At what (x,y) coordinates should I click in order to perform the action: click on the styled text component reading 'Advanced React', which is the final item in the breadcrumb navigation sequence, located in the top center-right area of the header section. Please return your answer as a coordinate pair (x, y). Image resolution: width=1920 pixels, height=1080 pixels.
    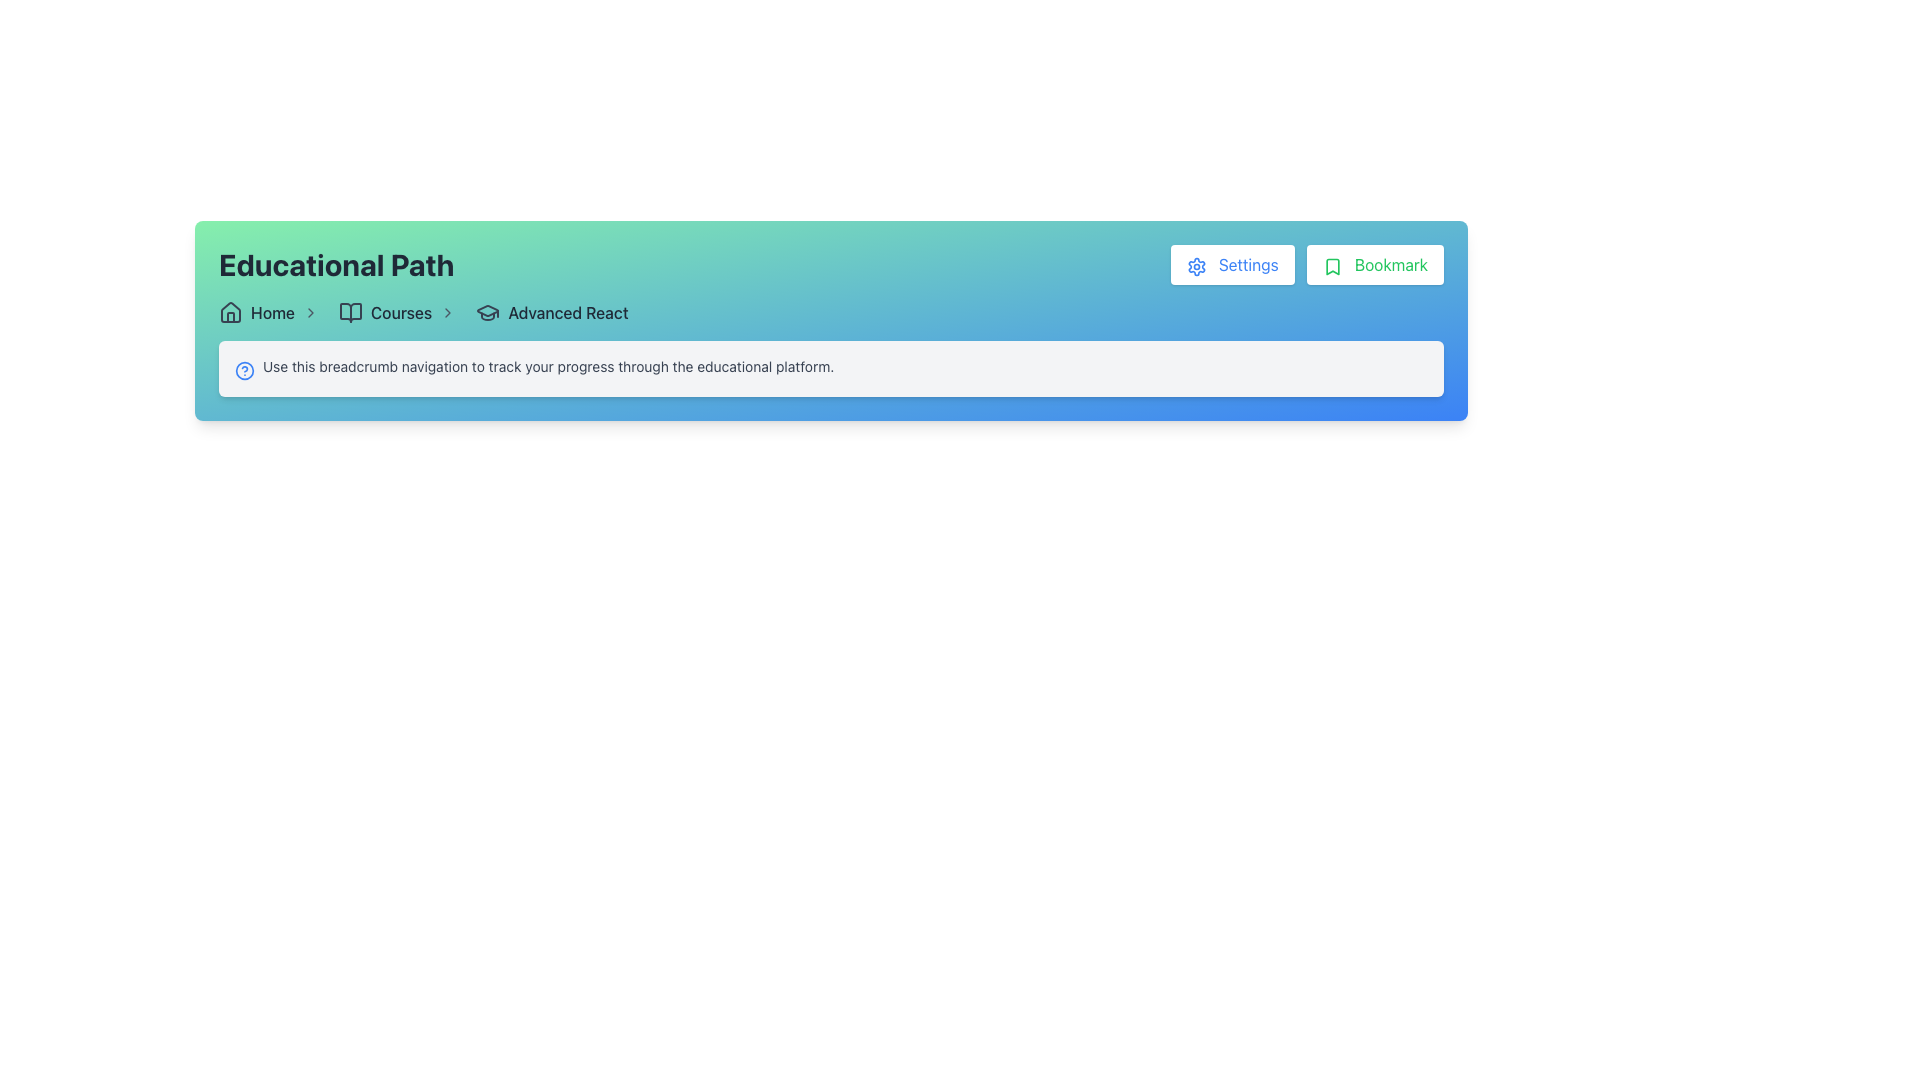
    Looking at the image, I should click on (567, 312).